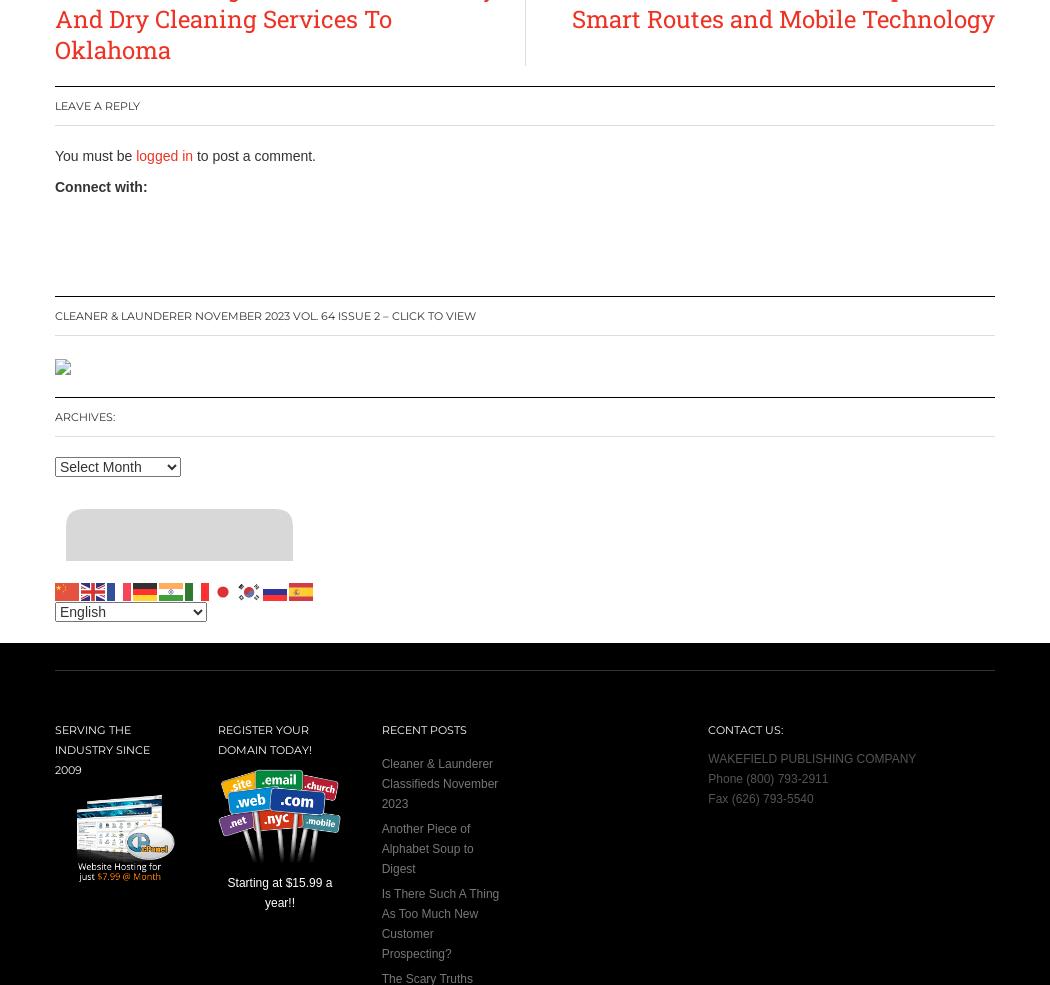 This screenshot has height=985, width=1050. I want to click on 'Connect with:', so click(101, 186).